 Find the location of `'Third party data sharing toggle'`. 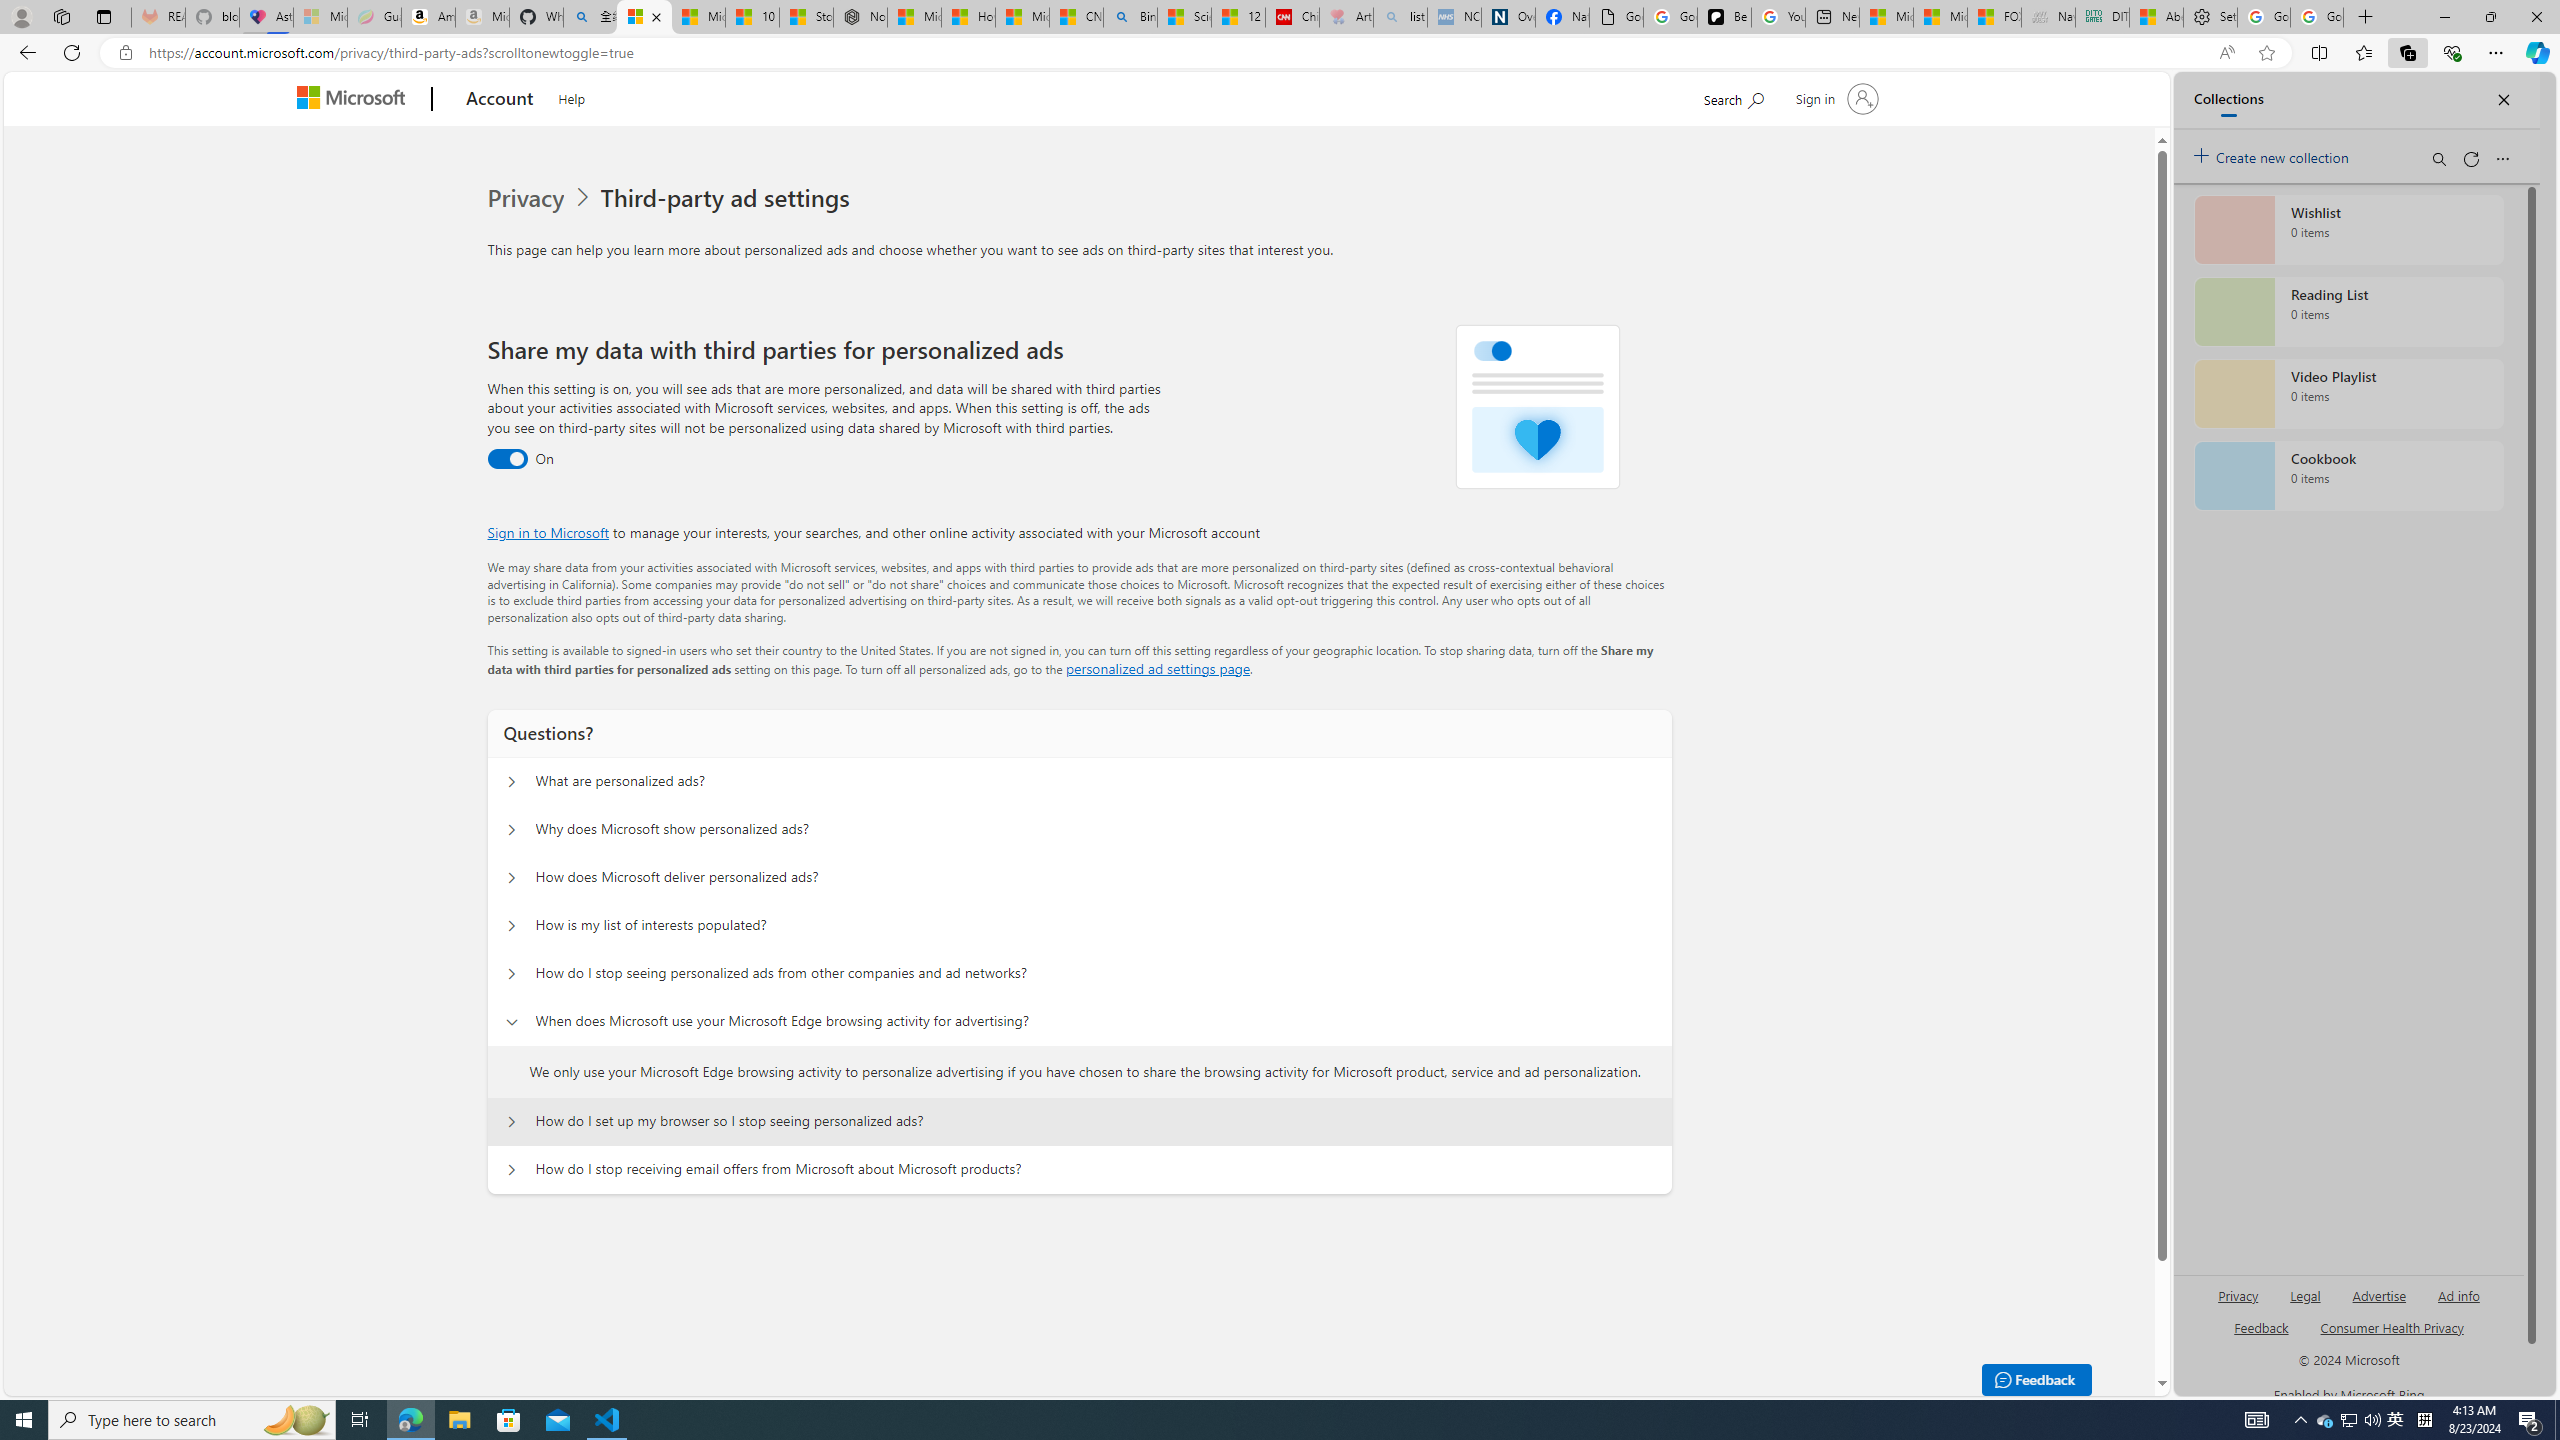

'Third party data sharing toggle' is located at coordinates (505, 459).